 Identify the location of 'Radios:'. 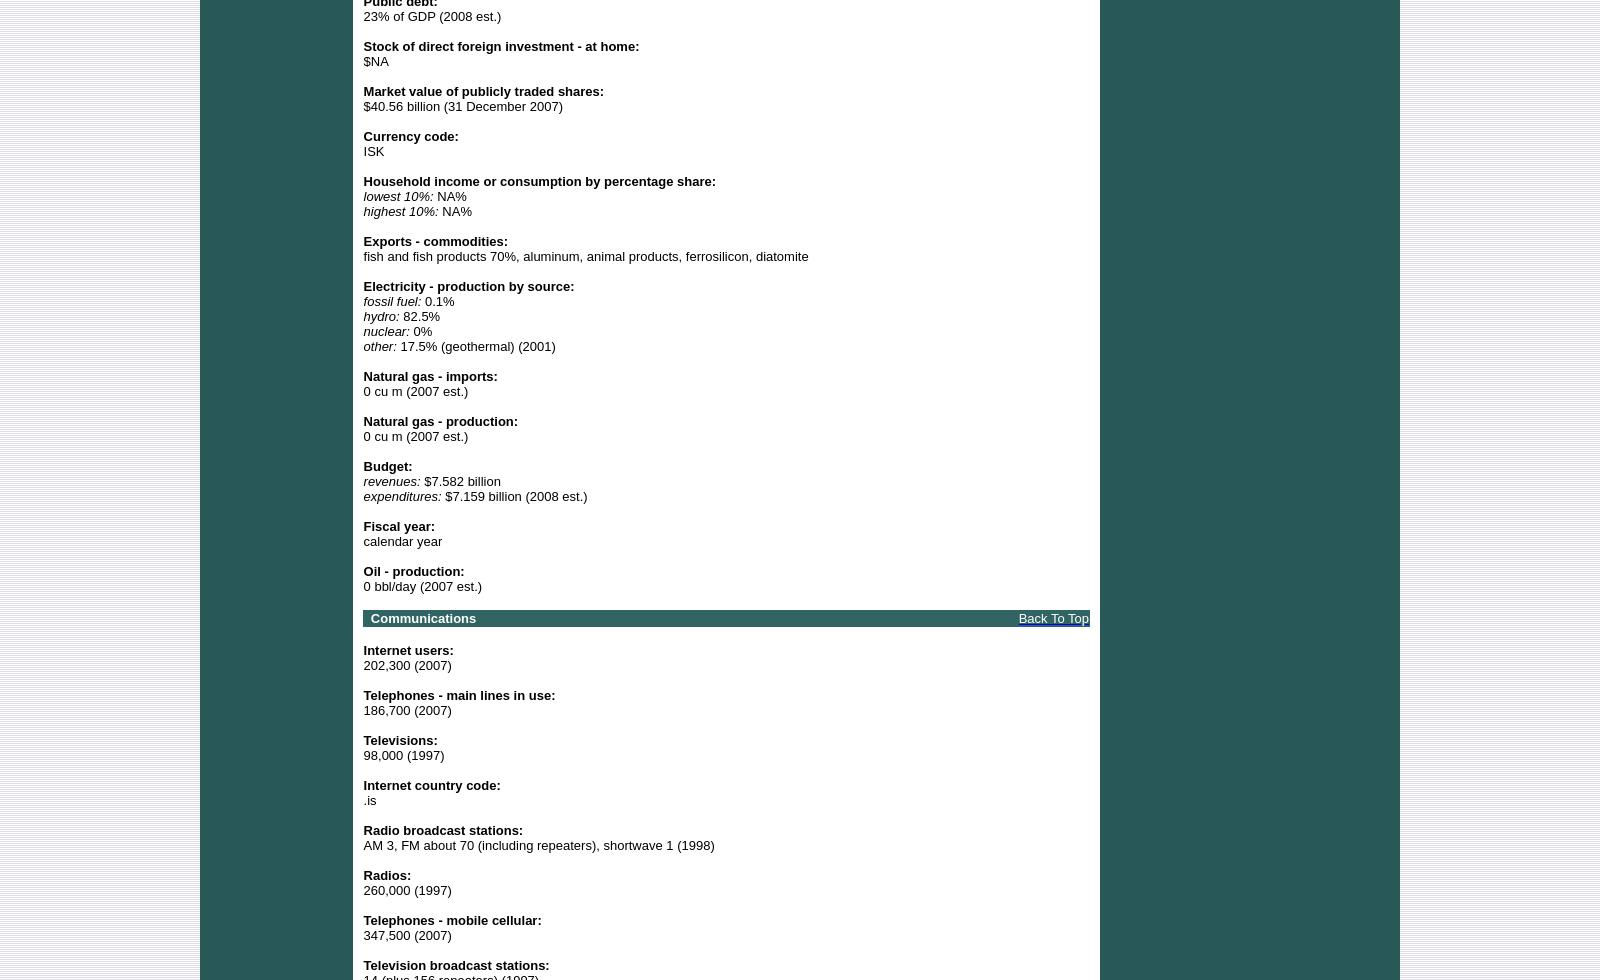
(387, 874).